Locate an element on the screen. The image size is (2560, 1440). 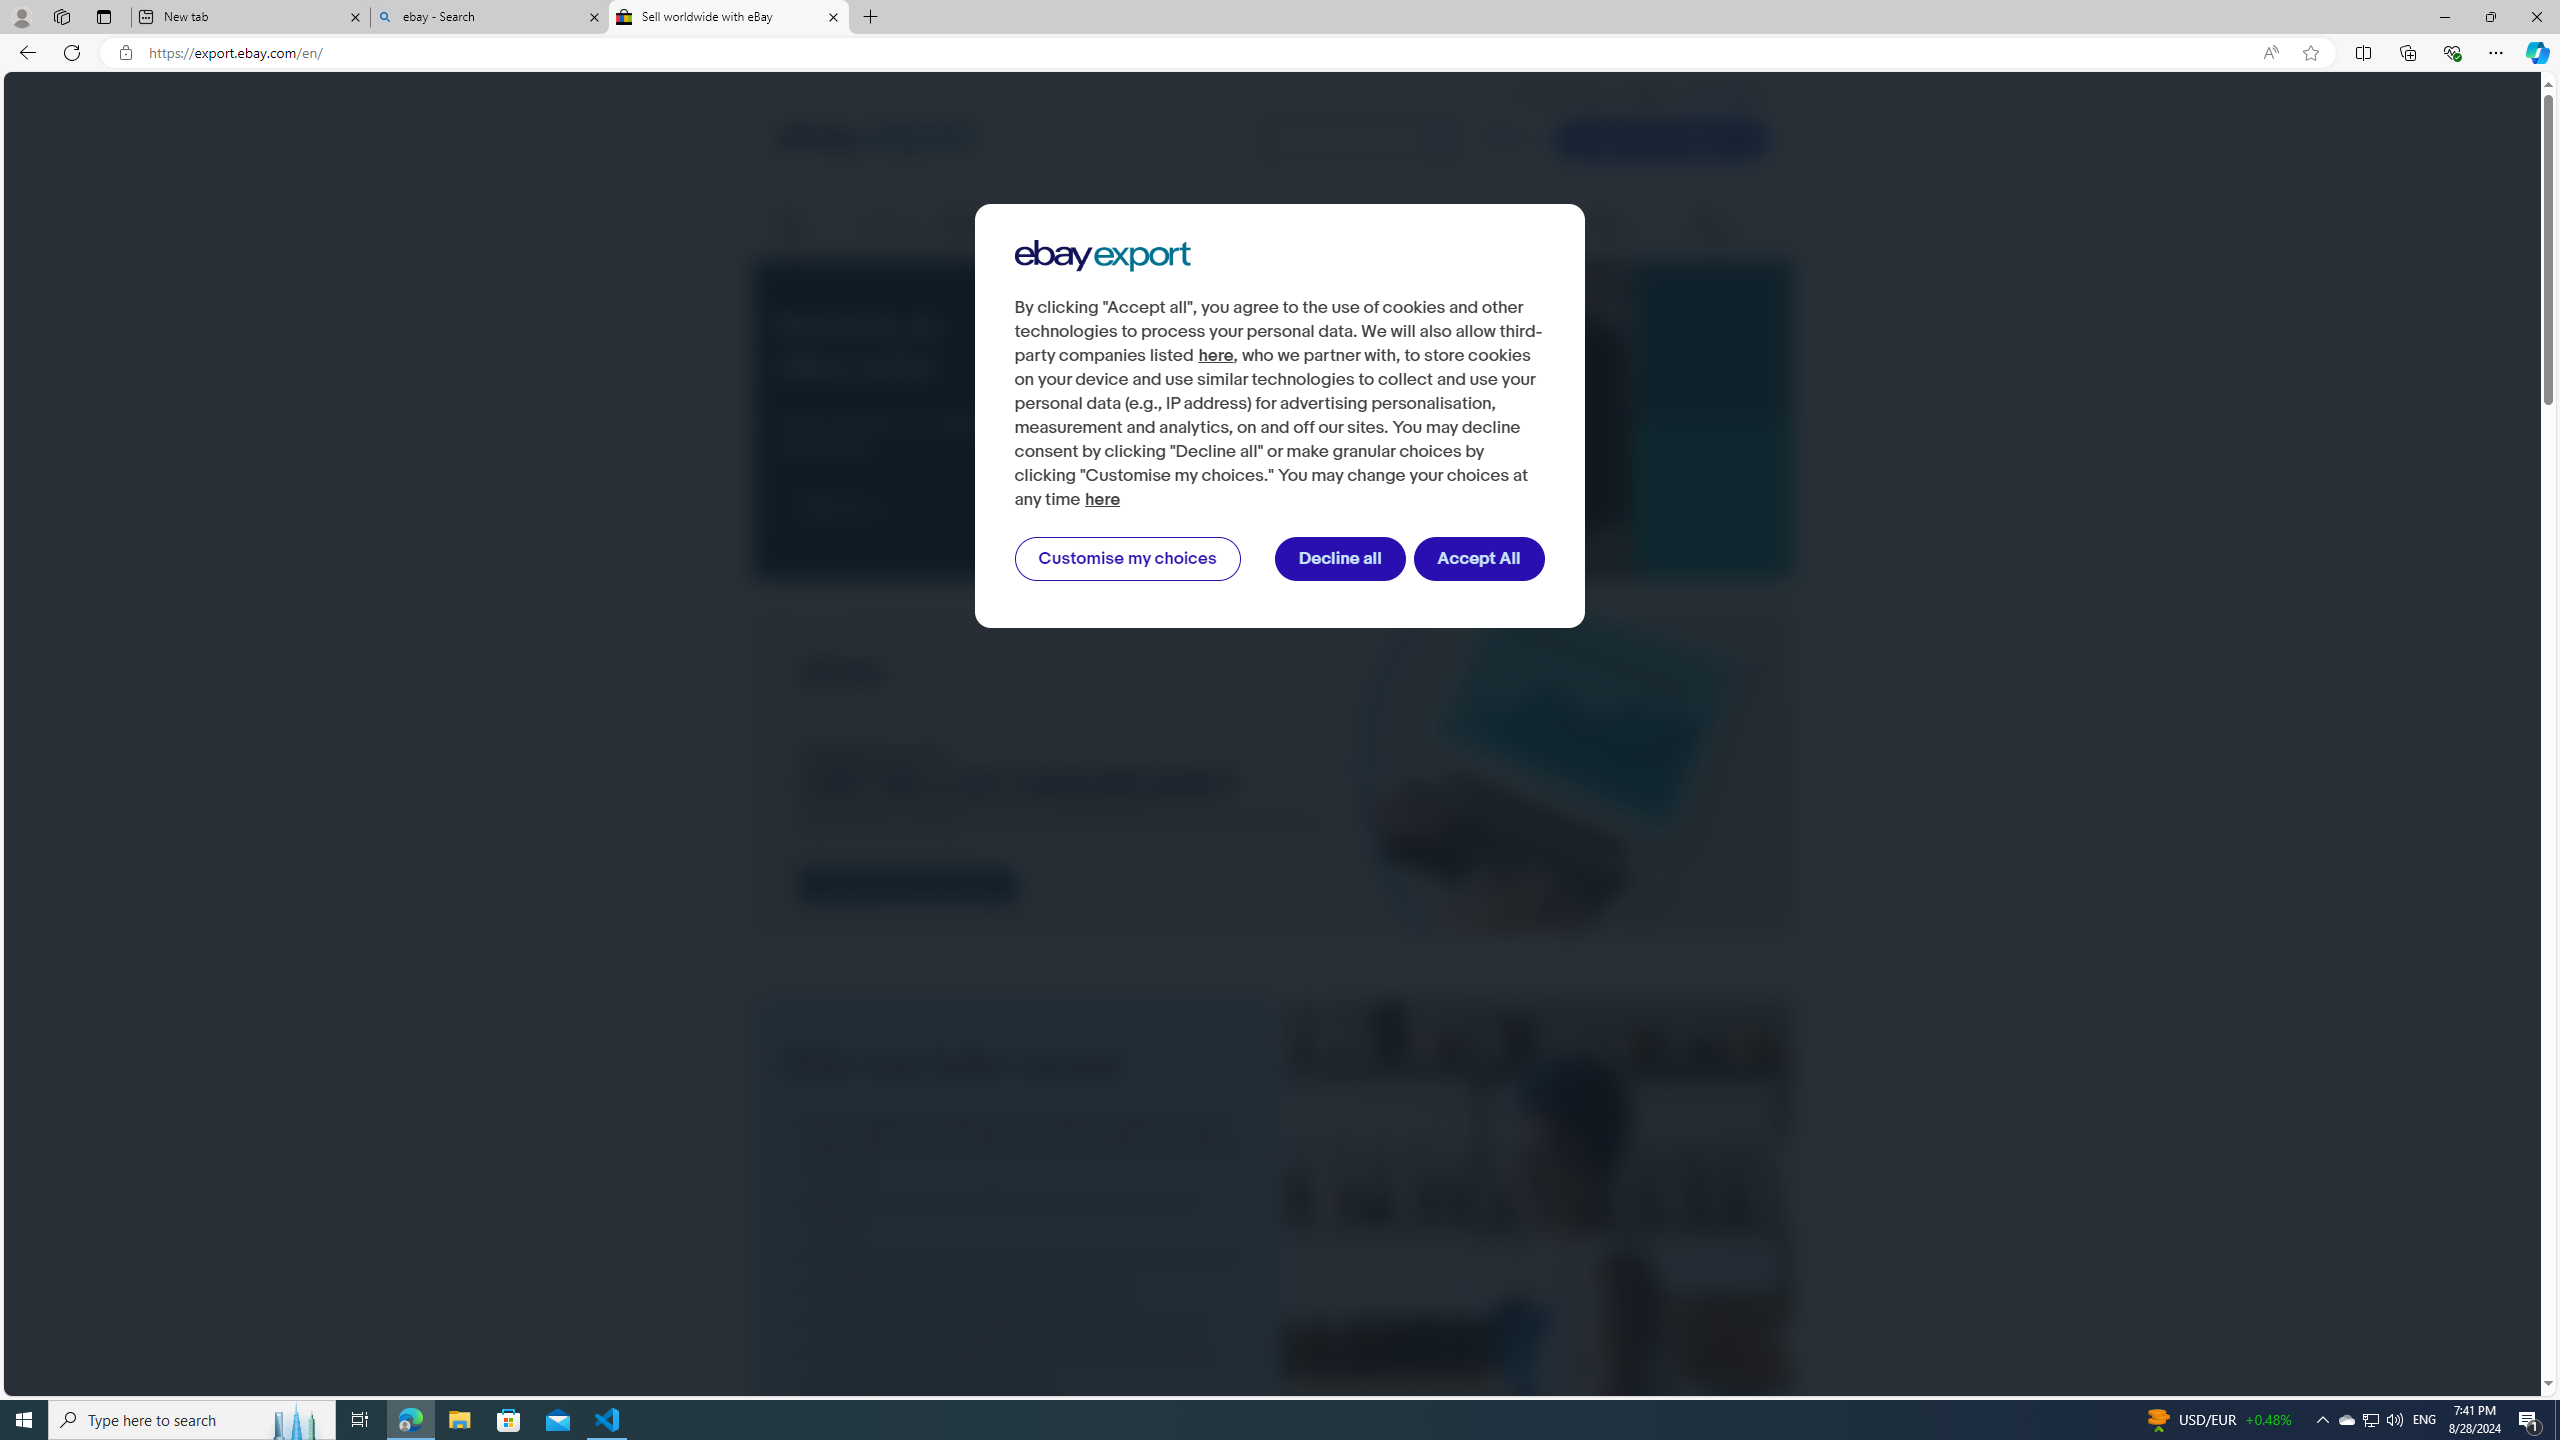
'Create Your Listing' is located at coordinates (1660, 138).